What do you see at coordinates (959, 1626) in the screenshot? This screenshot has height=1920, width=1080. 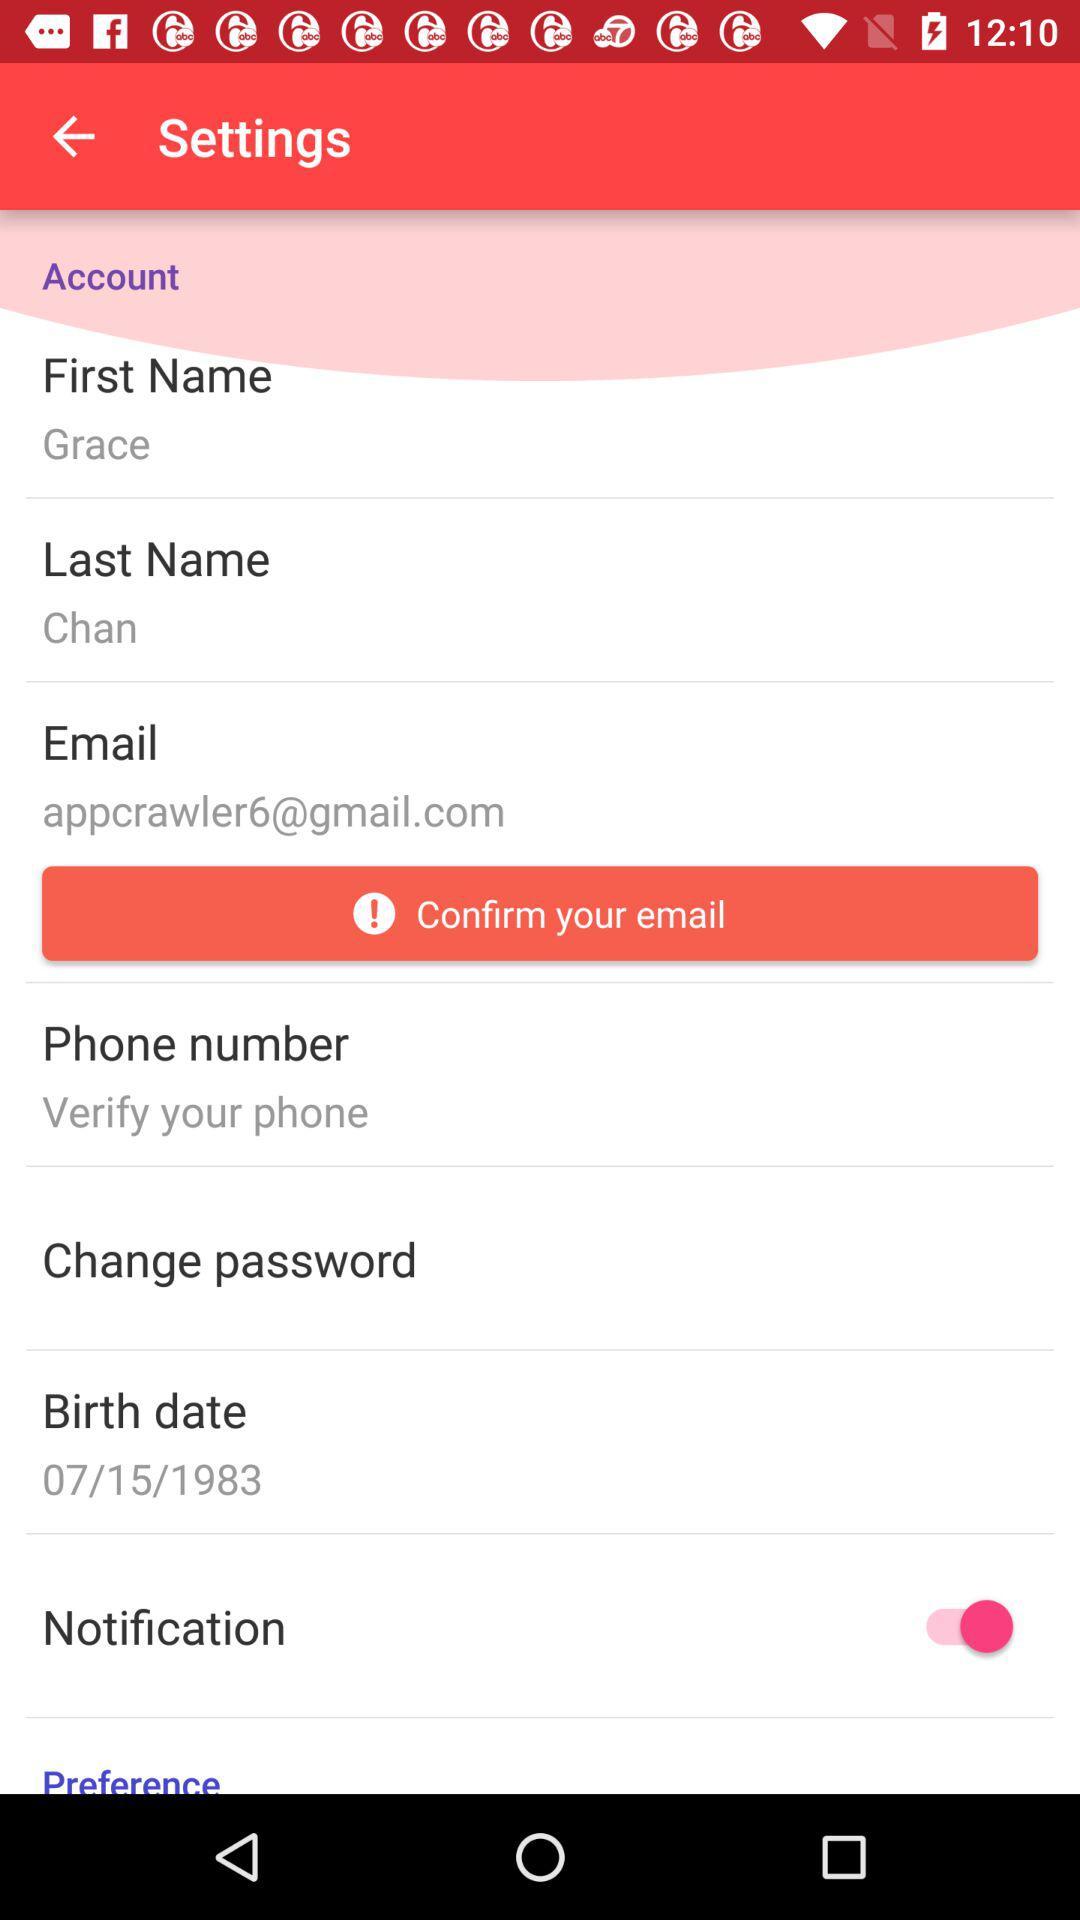 I see `the item to the right of the notification item` at bounding box center [959, 1626].